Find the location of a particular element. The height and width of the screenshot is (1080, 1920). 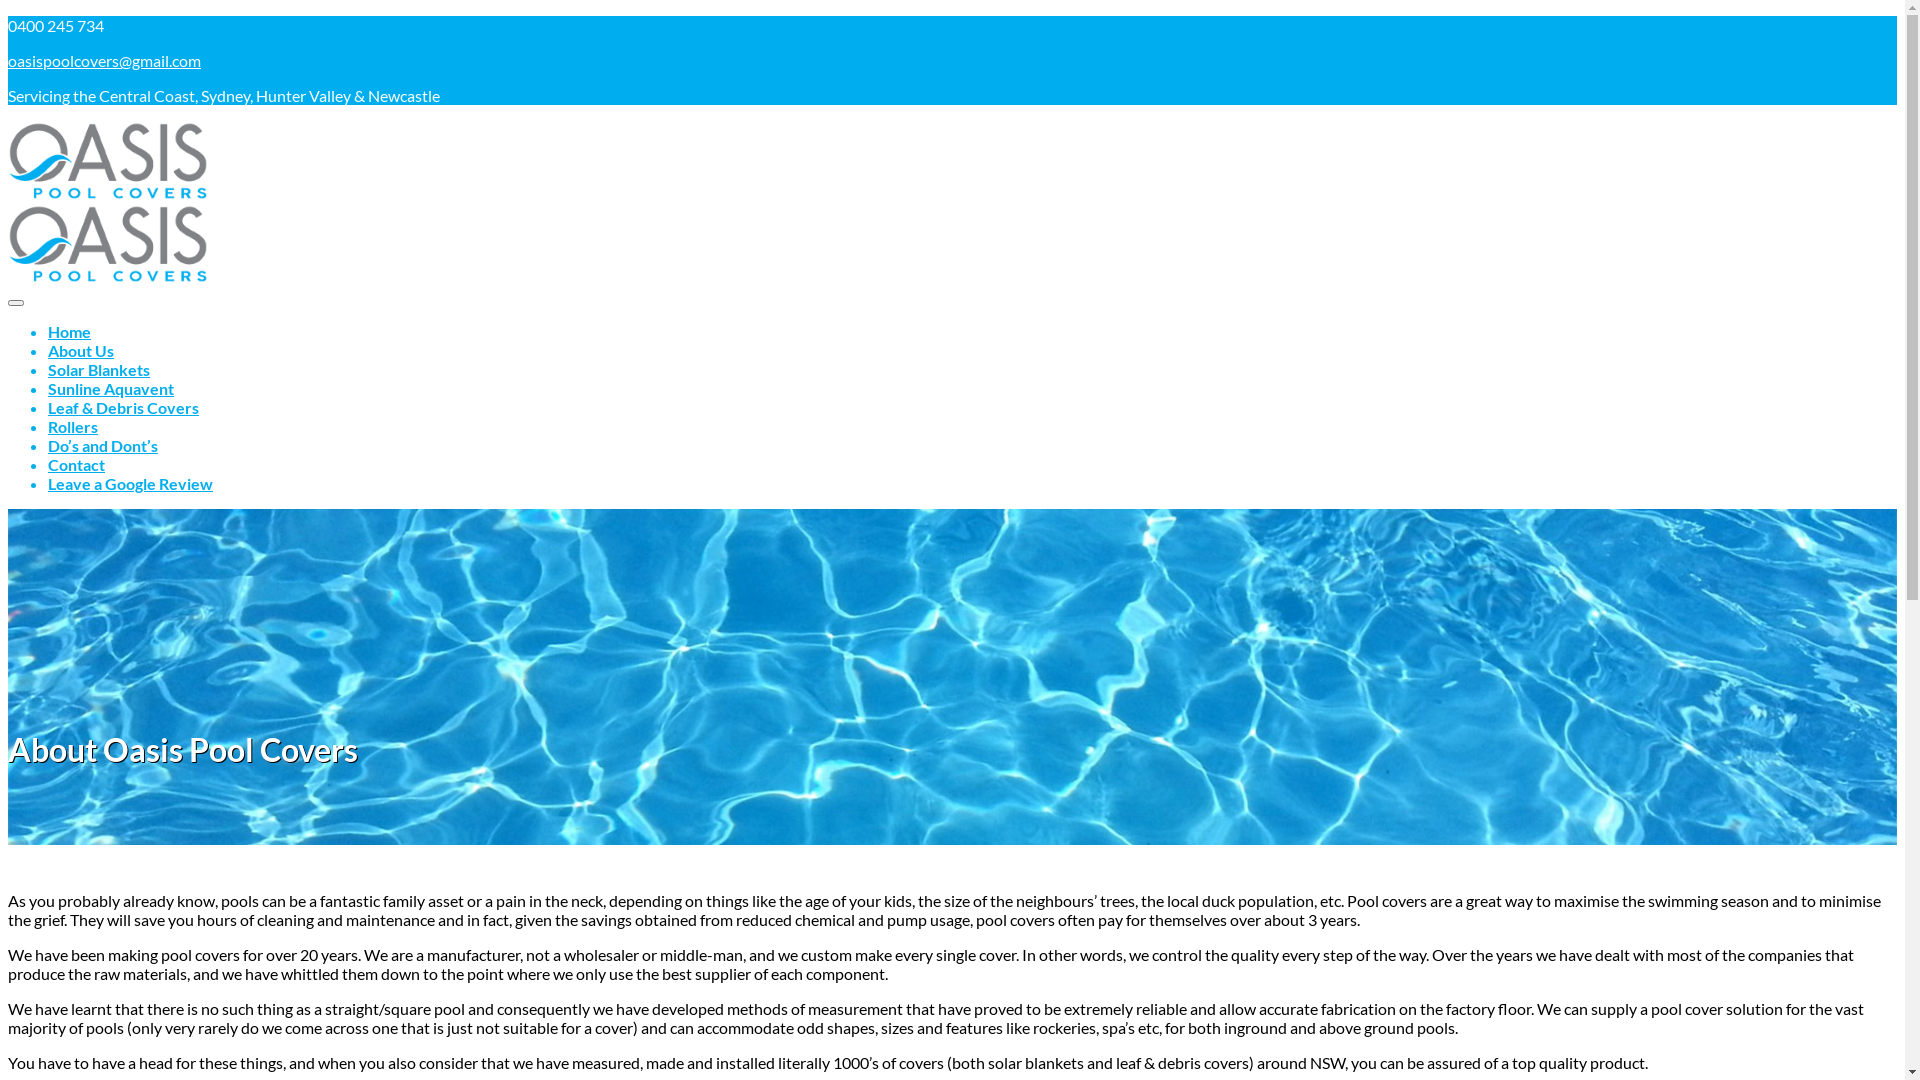

'About Us' is located at coordinates (80, 349).